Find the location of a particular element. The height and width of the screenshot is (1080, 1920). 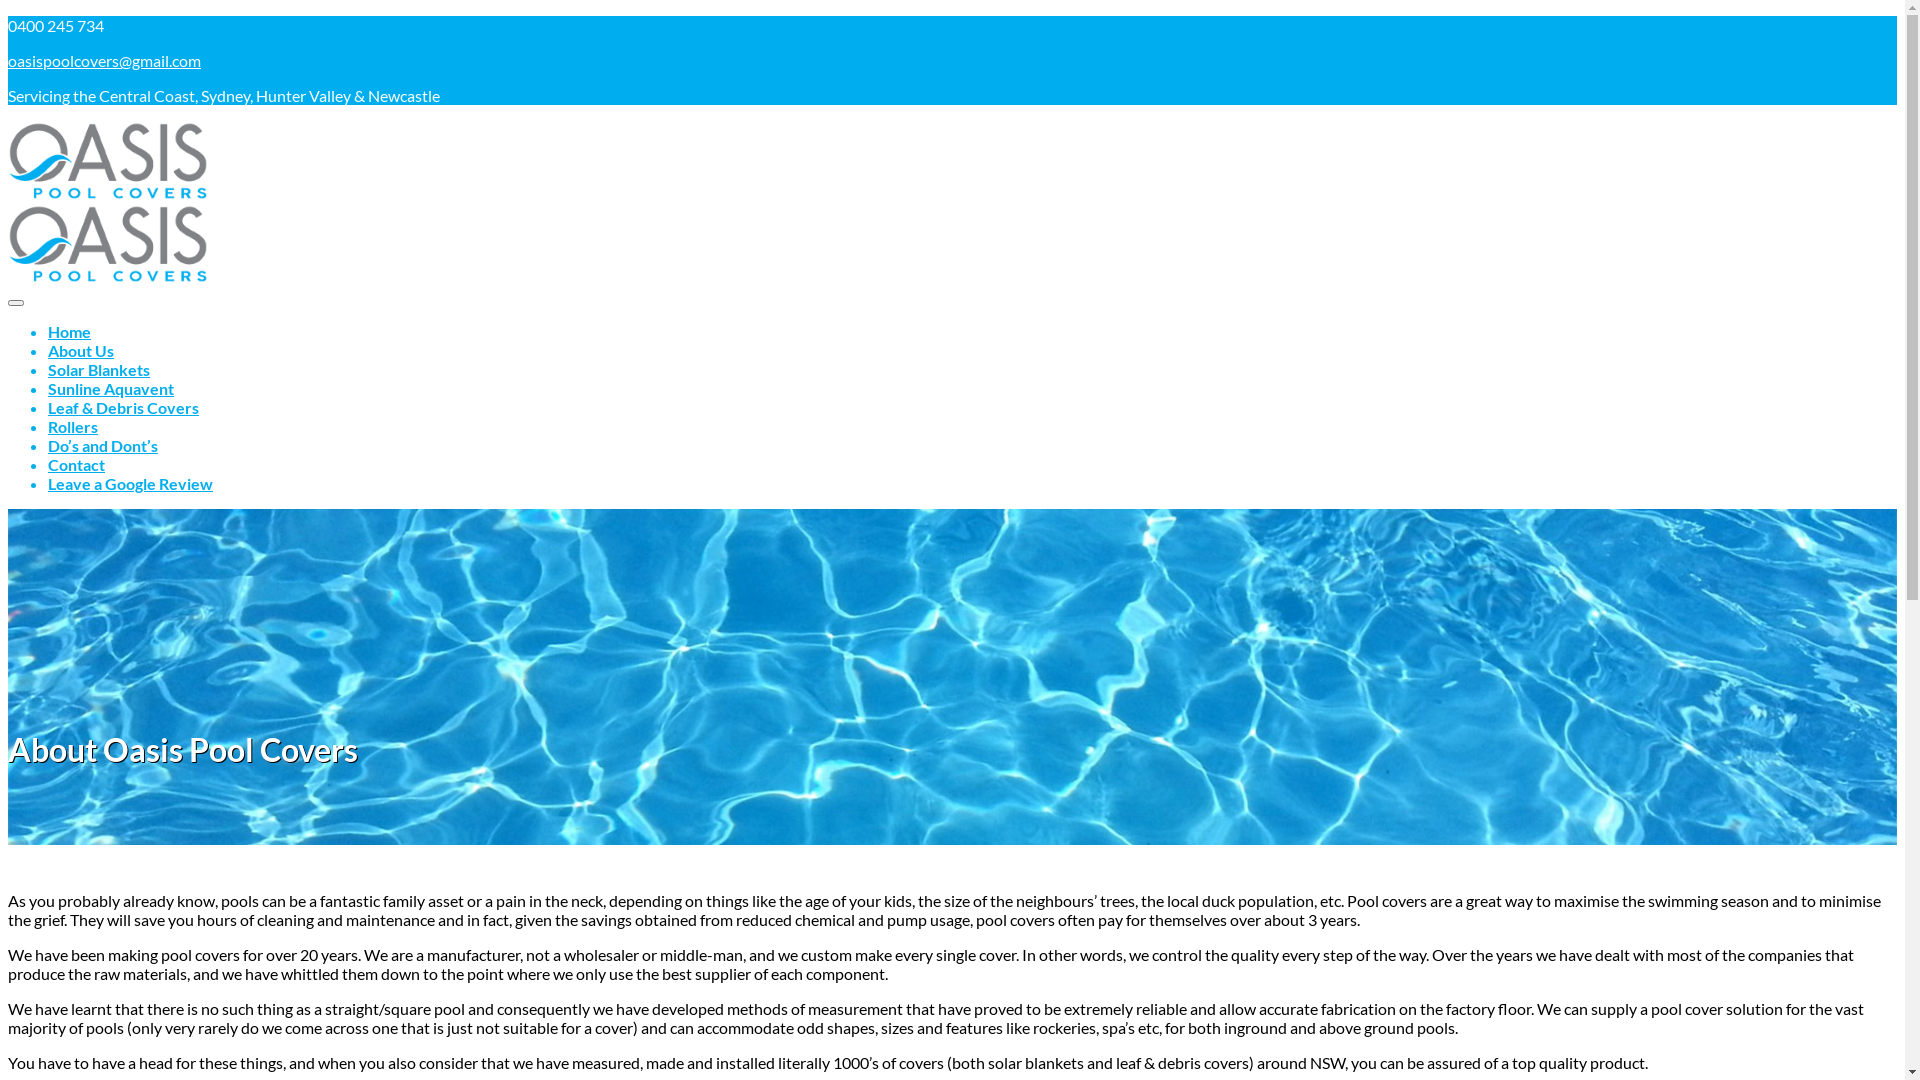

'About Us' is located at coordinates (80, 349).